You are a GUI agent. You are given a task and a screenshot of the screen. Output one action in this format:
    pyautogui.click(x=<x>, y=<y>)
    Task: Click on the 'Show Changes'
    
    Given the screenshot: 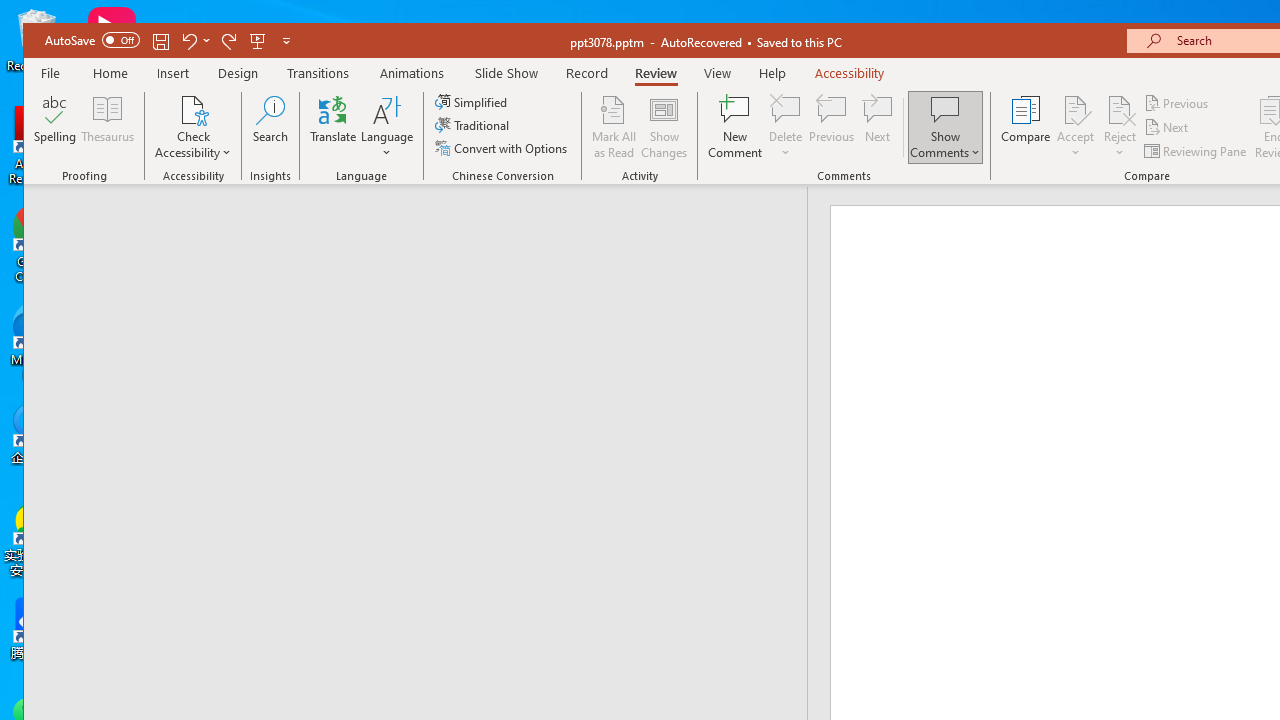 What is the action you would take?
    pyautogui.click(x=664, y=127)
    